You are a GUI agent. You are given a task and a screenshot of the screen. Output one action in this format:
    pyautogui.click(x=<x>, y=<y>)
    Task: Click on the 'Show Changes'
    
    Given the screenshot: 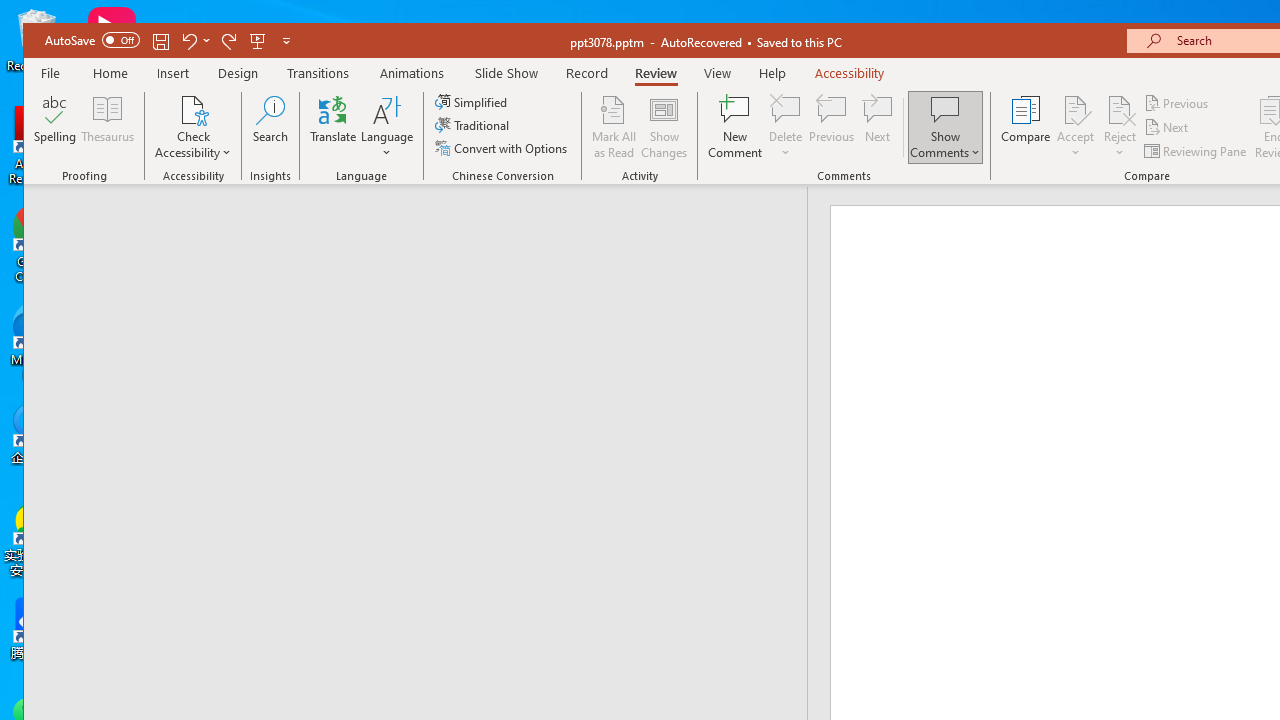 What is the action you would take?
    pyautogui.click(x=664, y=127)
    